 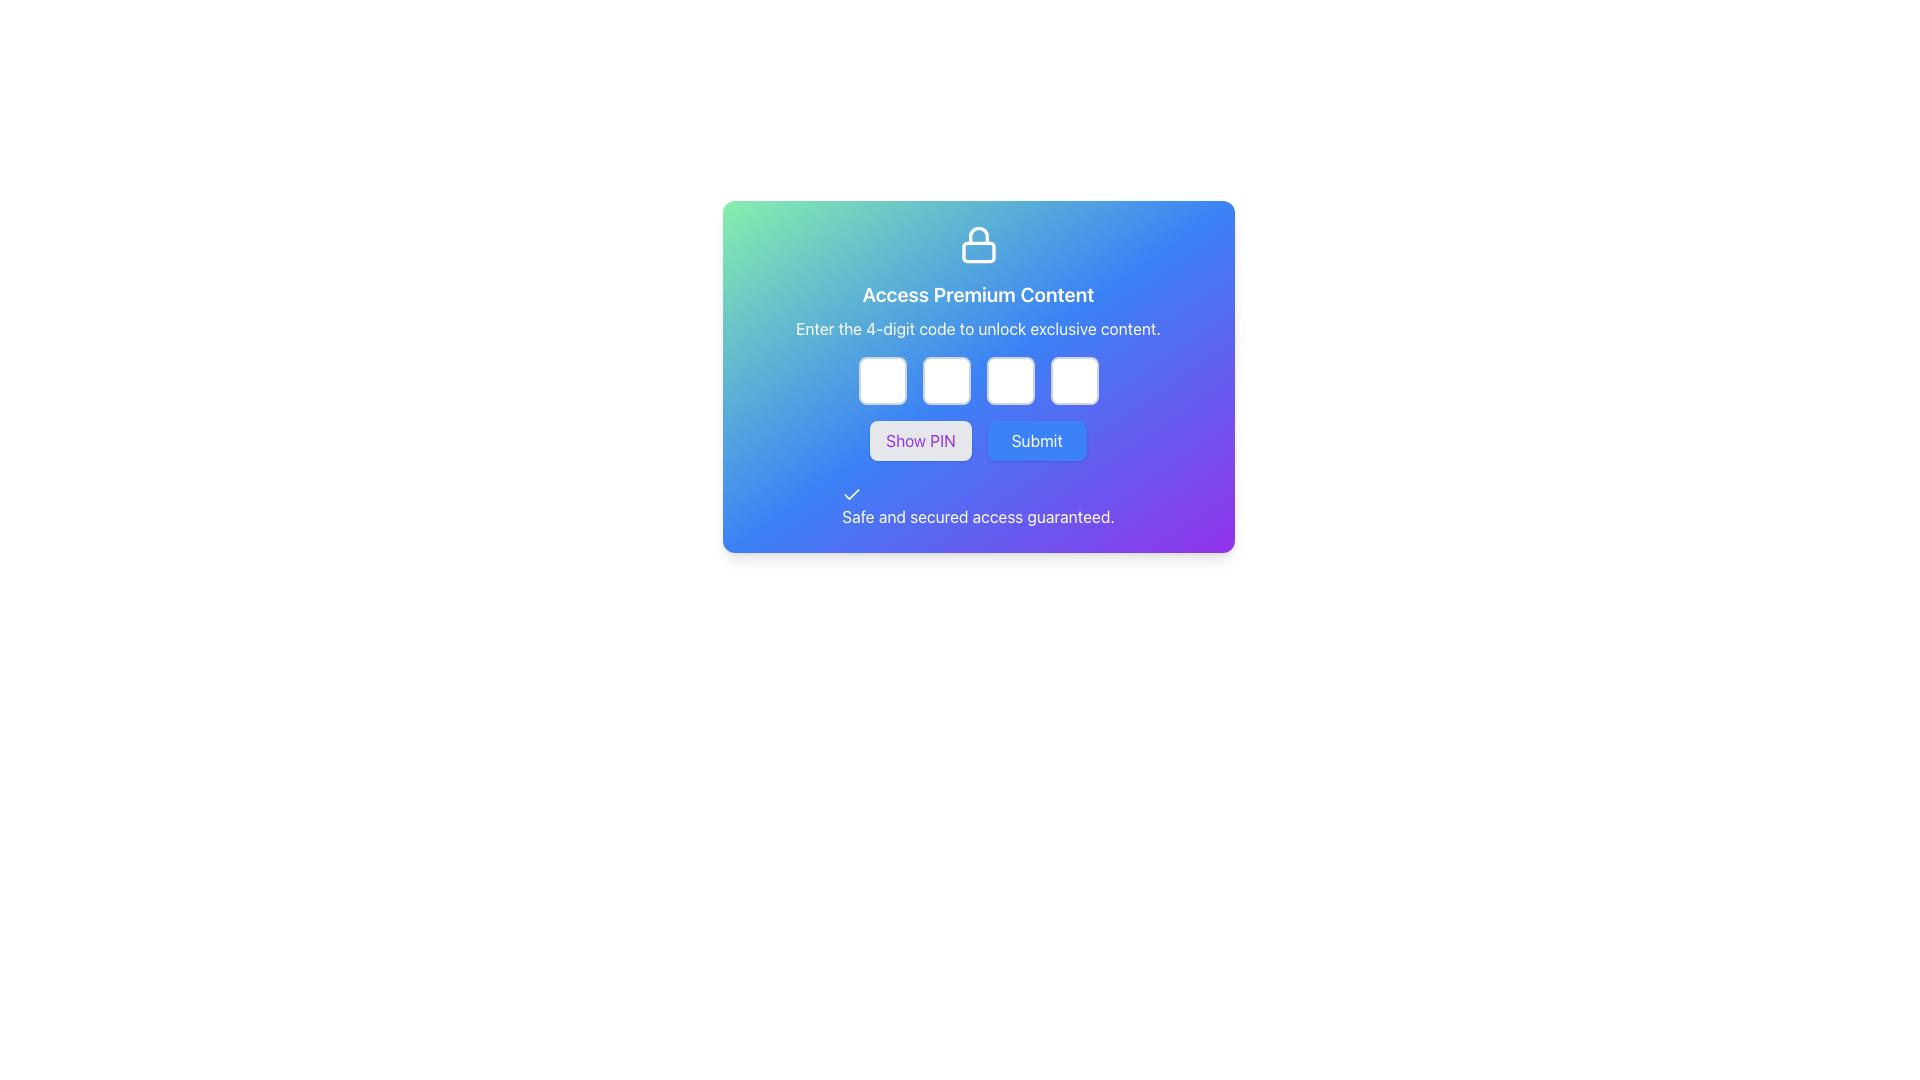 I want to click on the text label displaying 'Enter the 4-digit code to unlock exclusive content.' which is located below the title 'Access Premium Content' and above the input field group, so click(x=978, y=327).